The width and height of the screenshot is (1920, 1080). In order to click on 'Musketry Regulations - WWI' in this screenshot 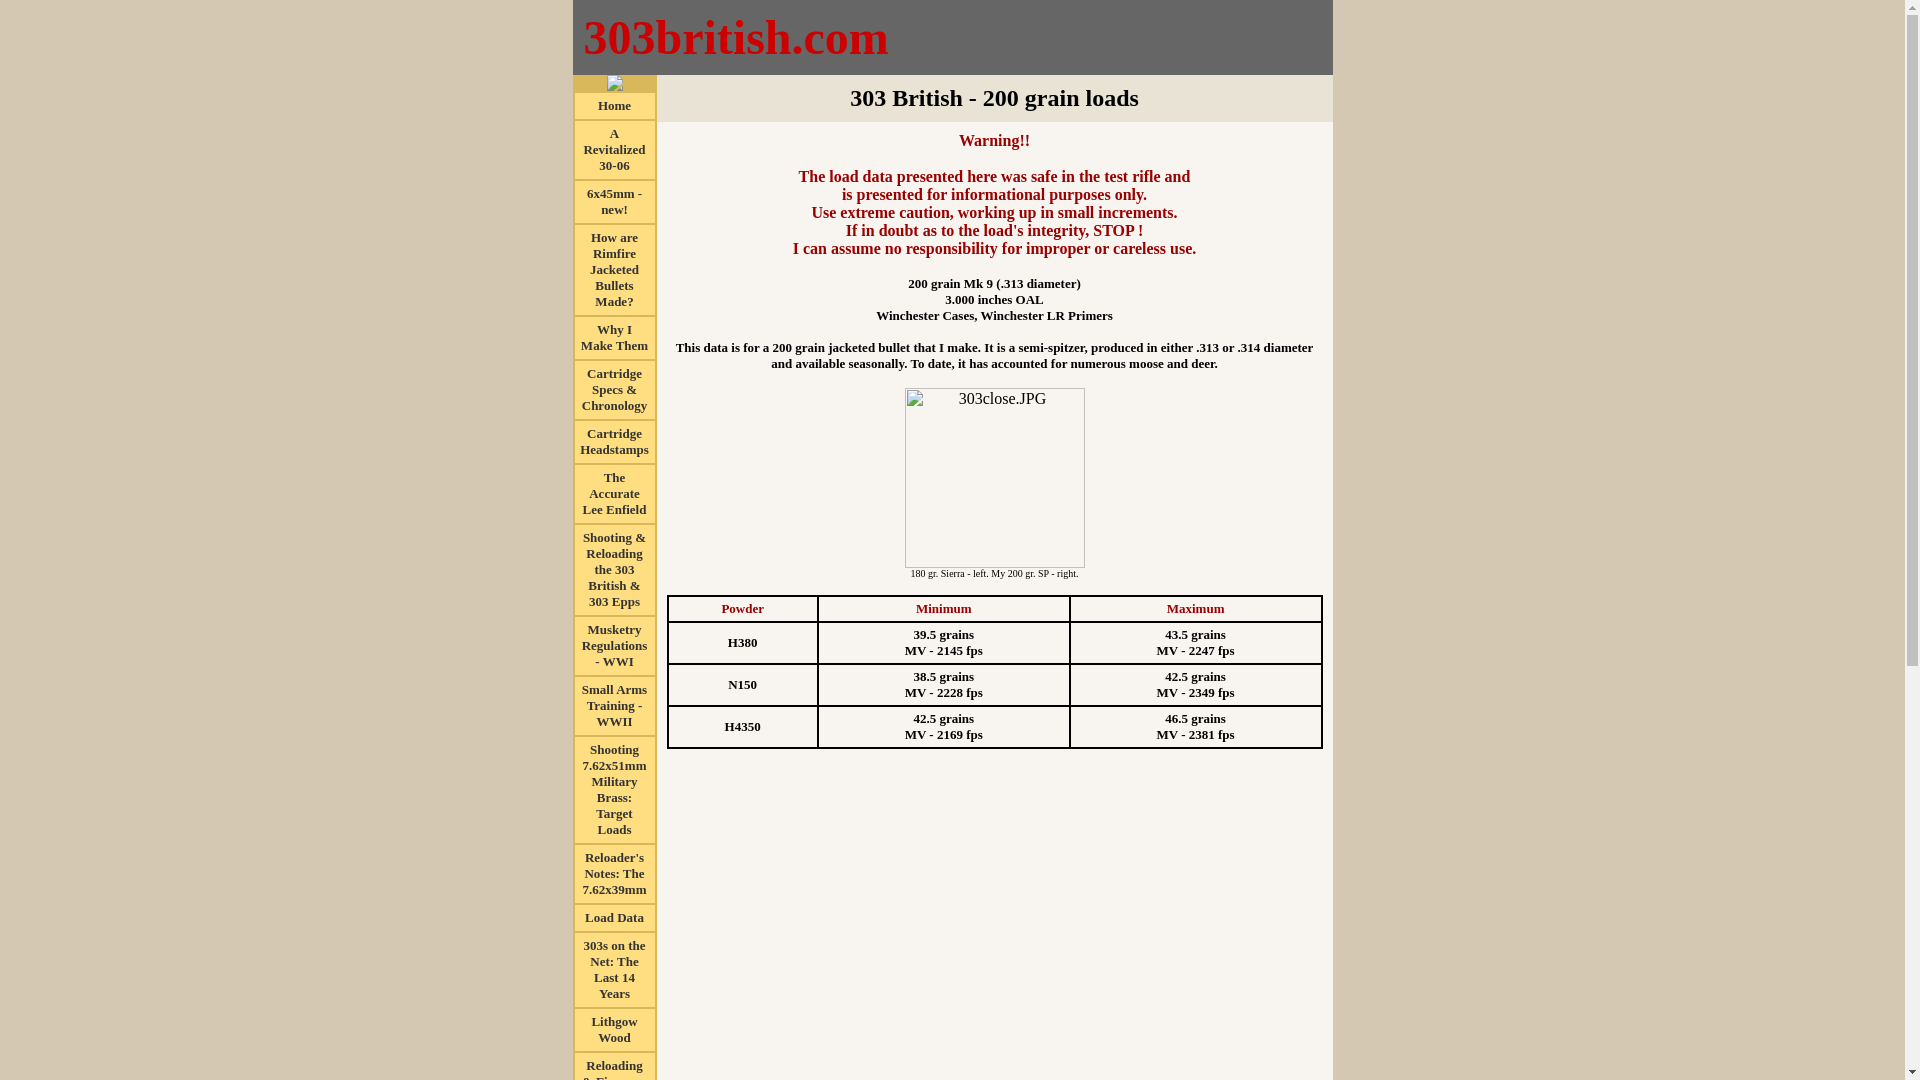, I will do `click(613, 644)`.